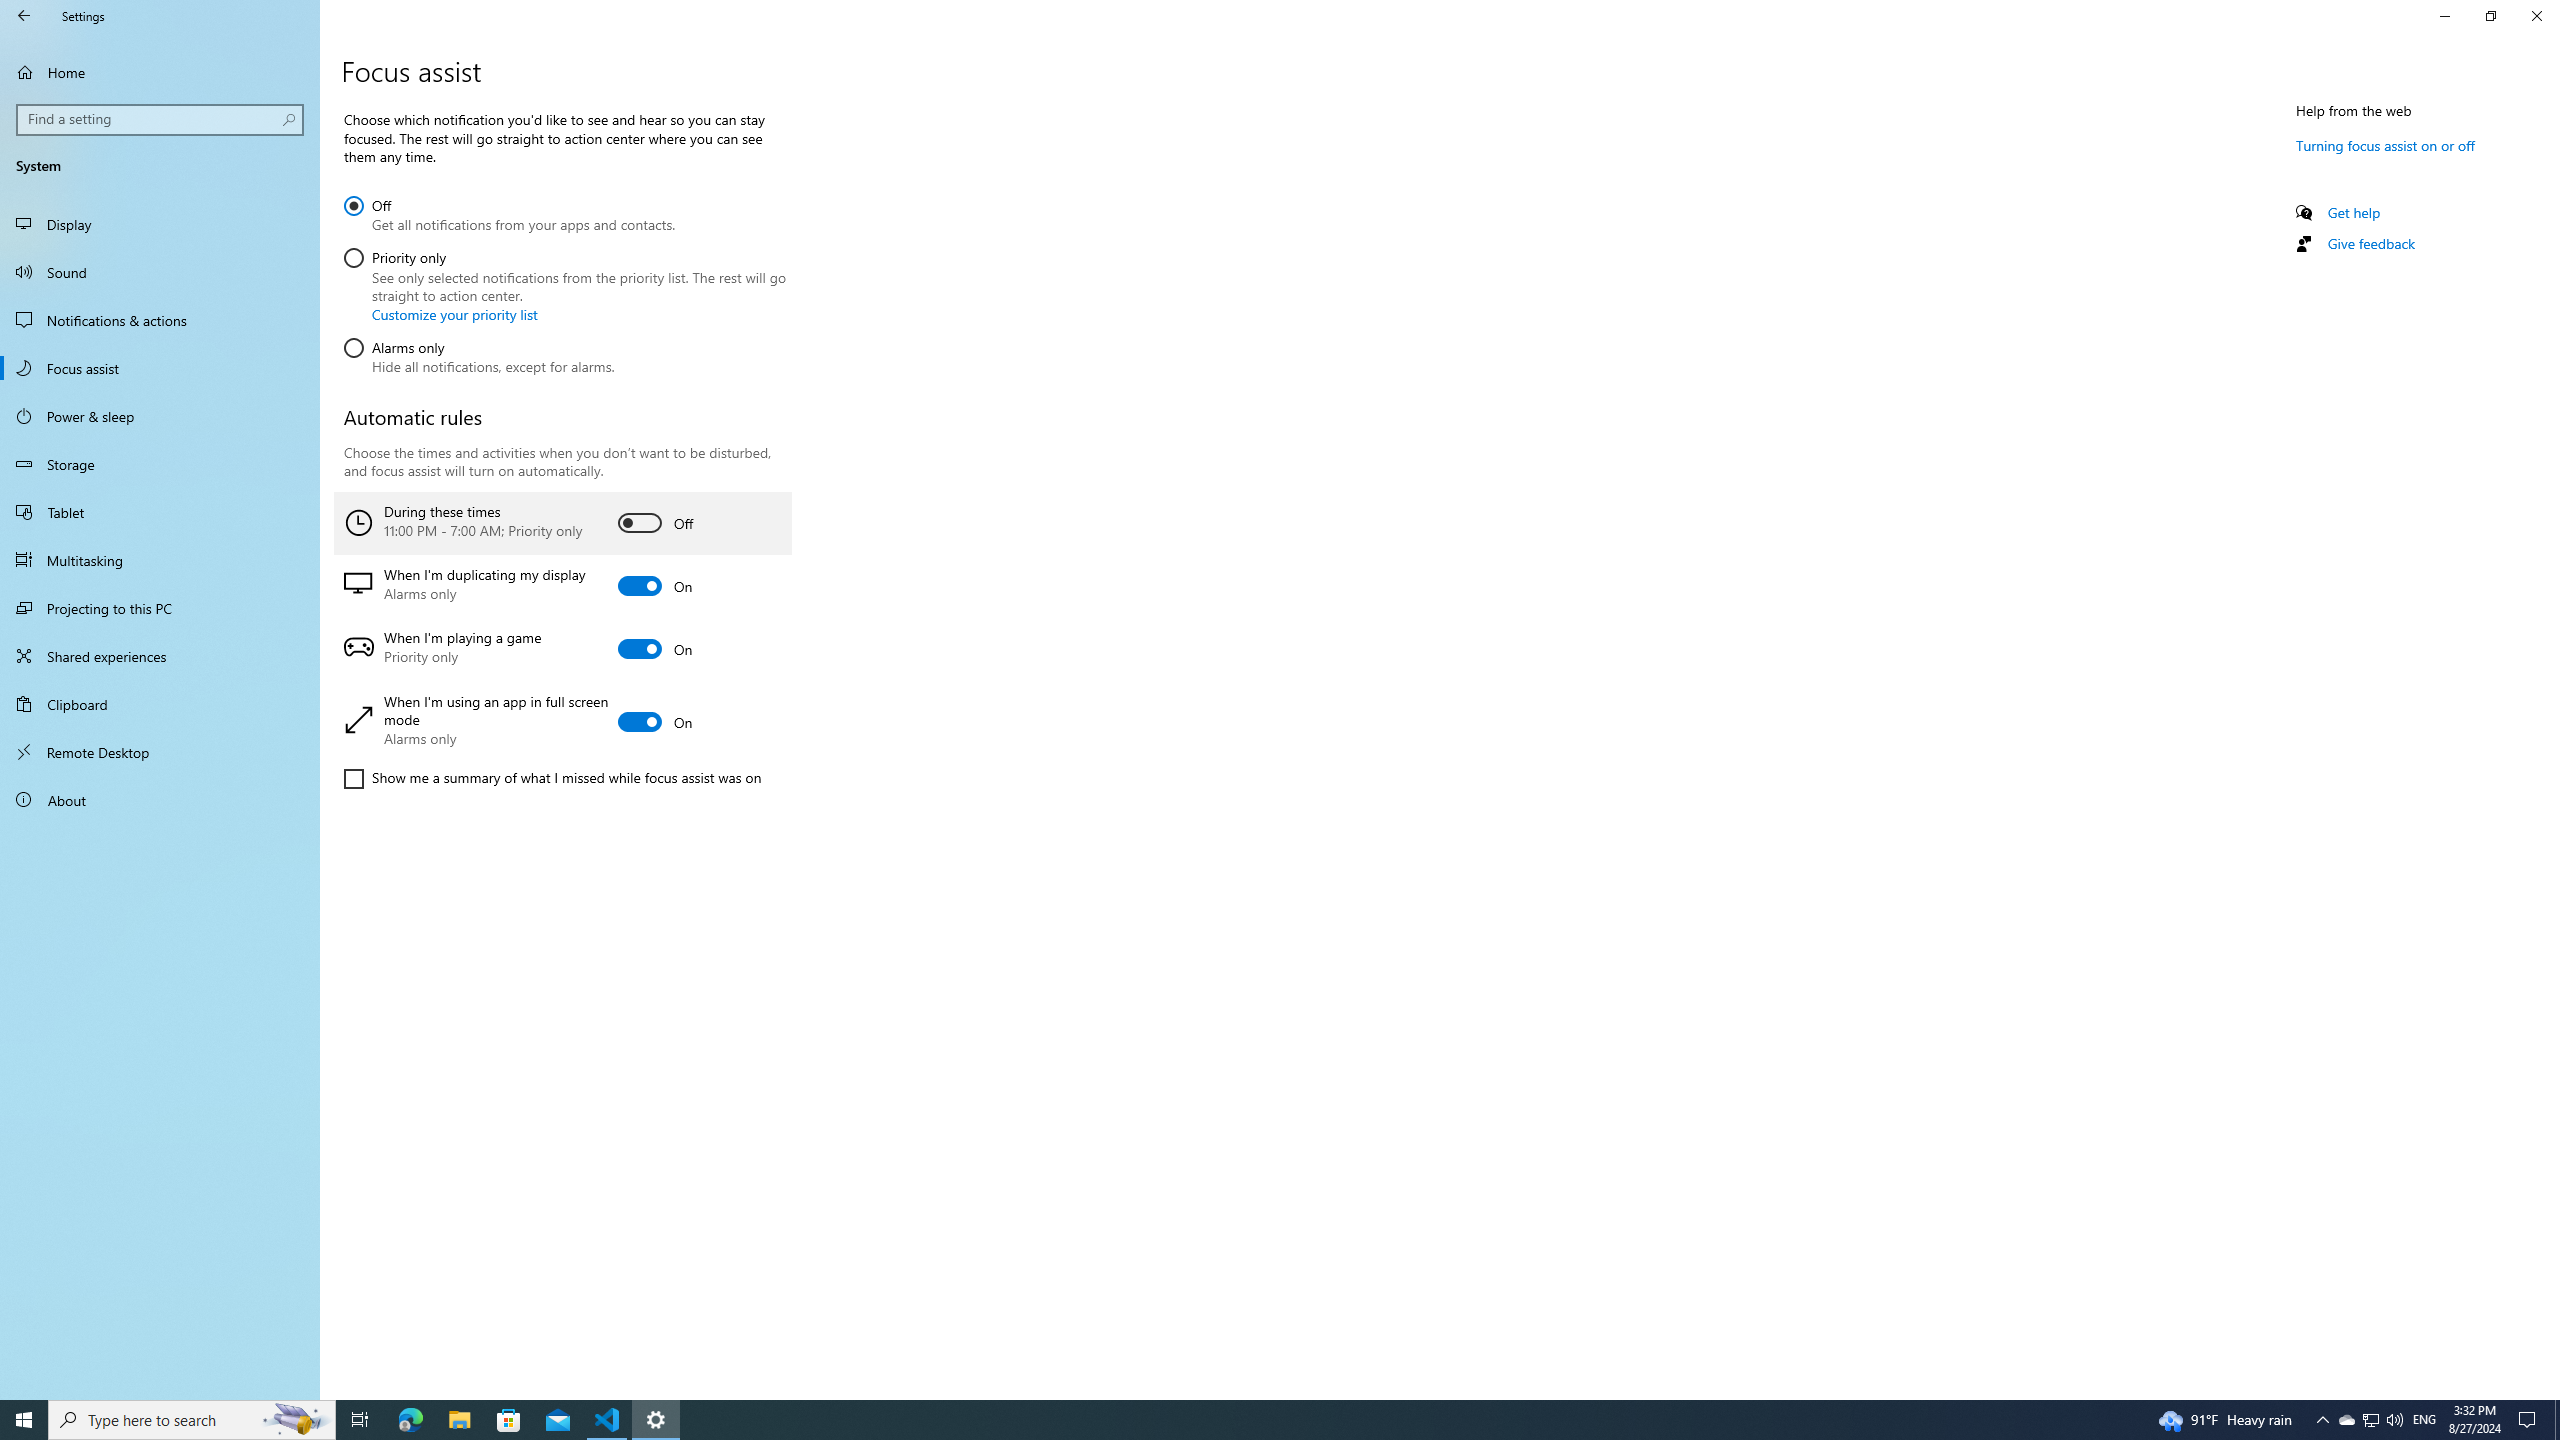 This screenshot has height=1440, width=2560. What do you see at coordinates (294, 1418) in the screenshot?
I see `'Search highlights icon opens search home window'` at bounding box center [294, 1418].